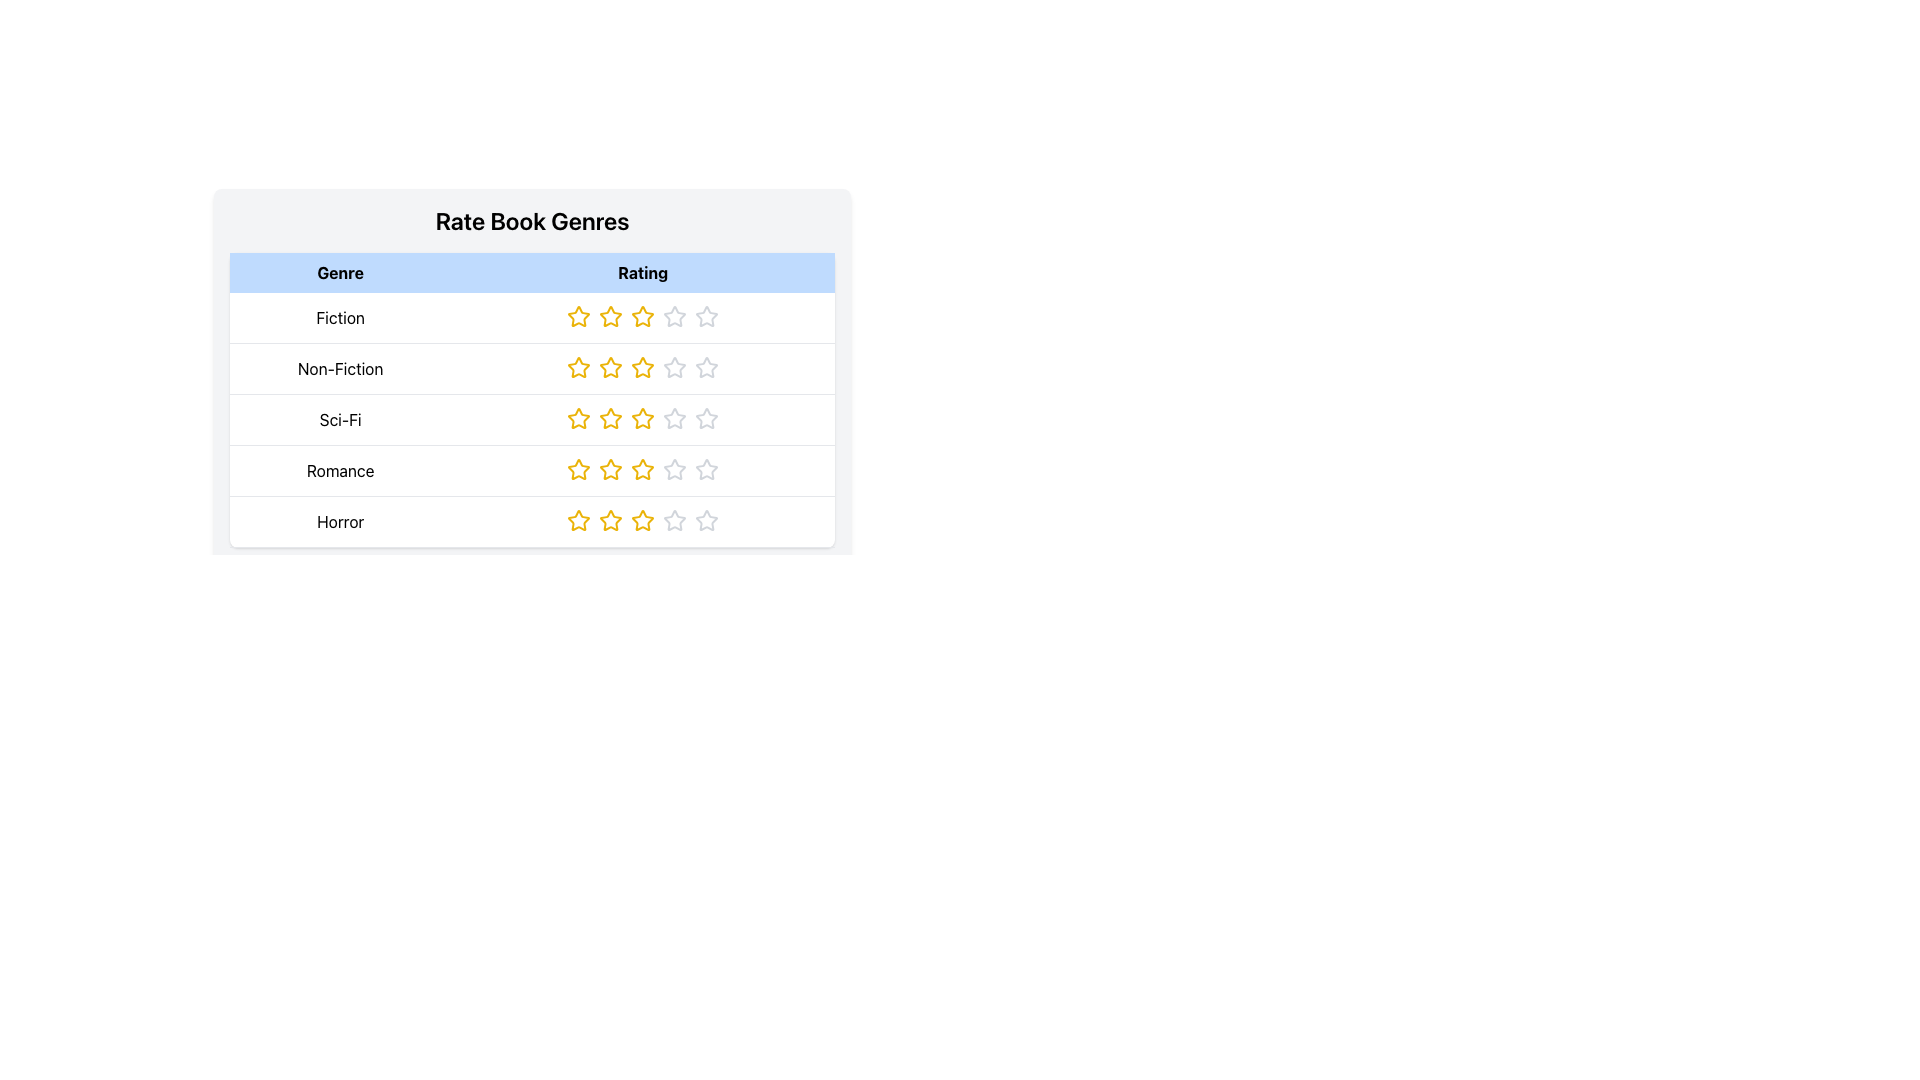 Image resolution: width=1920 pixels, height=1080 pixels. What do you see at coordinates (643, 519) in the screenshot?
I see `the second star in the rating row for the 'Horror' genre` at bounding box center [643, 519].